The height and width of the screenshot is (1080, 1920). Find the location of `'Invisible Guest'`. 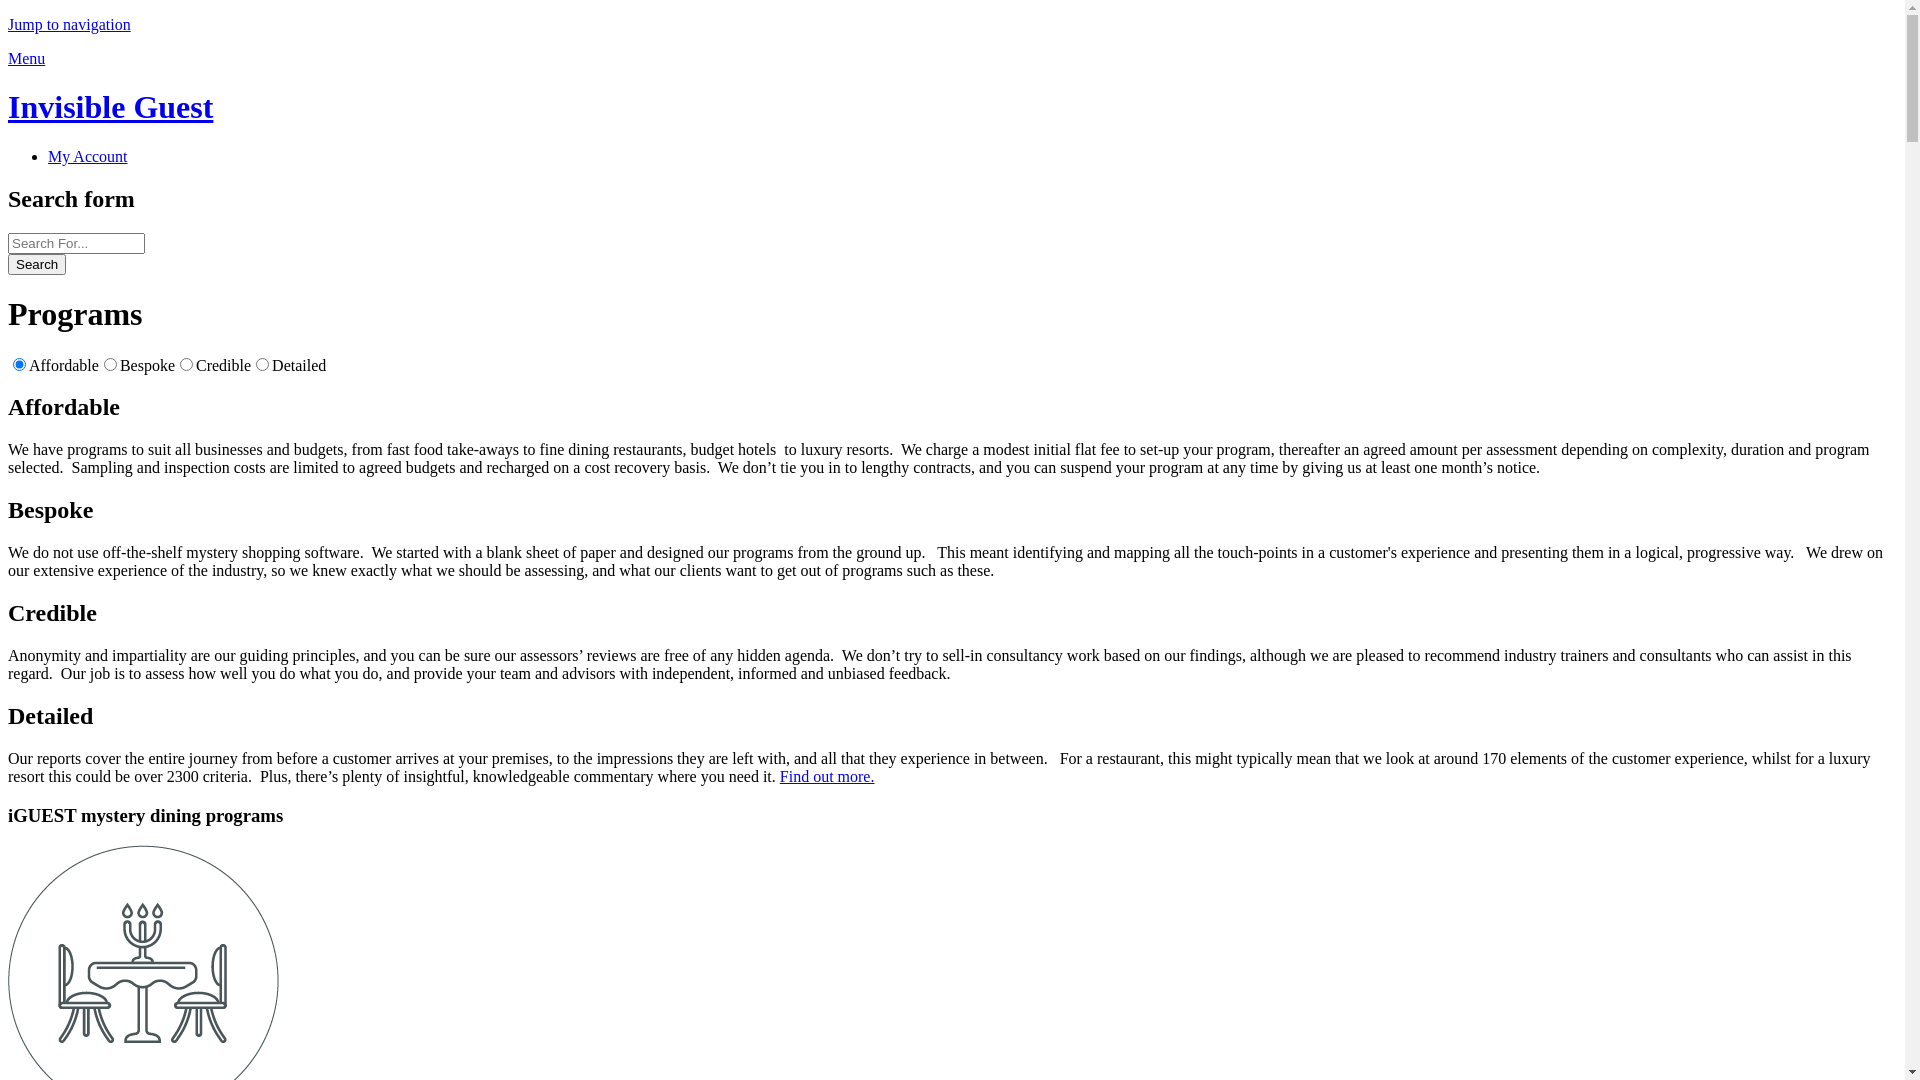

'Invisible Guest' is located at coordinates (109, 107).